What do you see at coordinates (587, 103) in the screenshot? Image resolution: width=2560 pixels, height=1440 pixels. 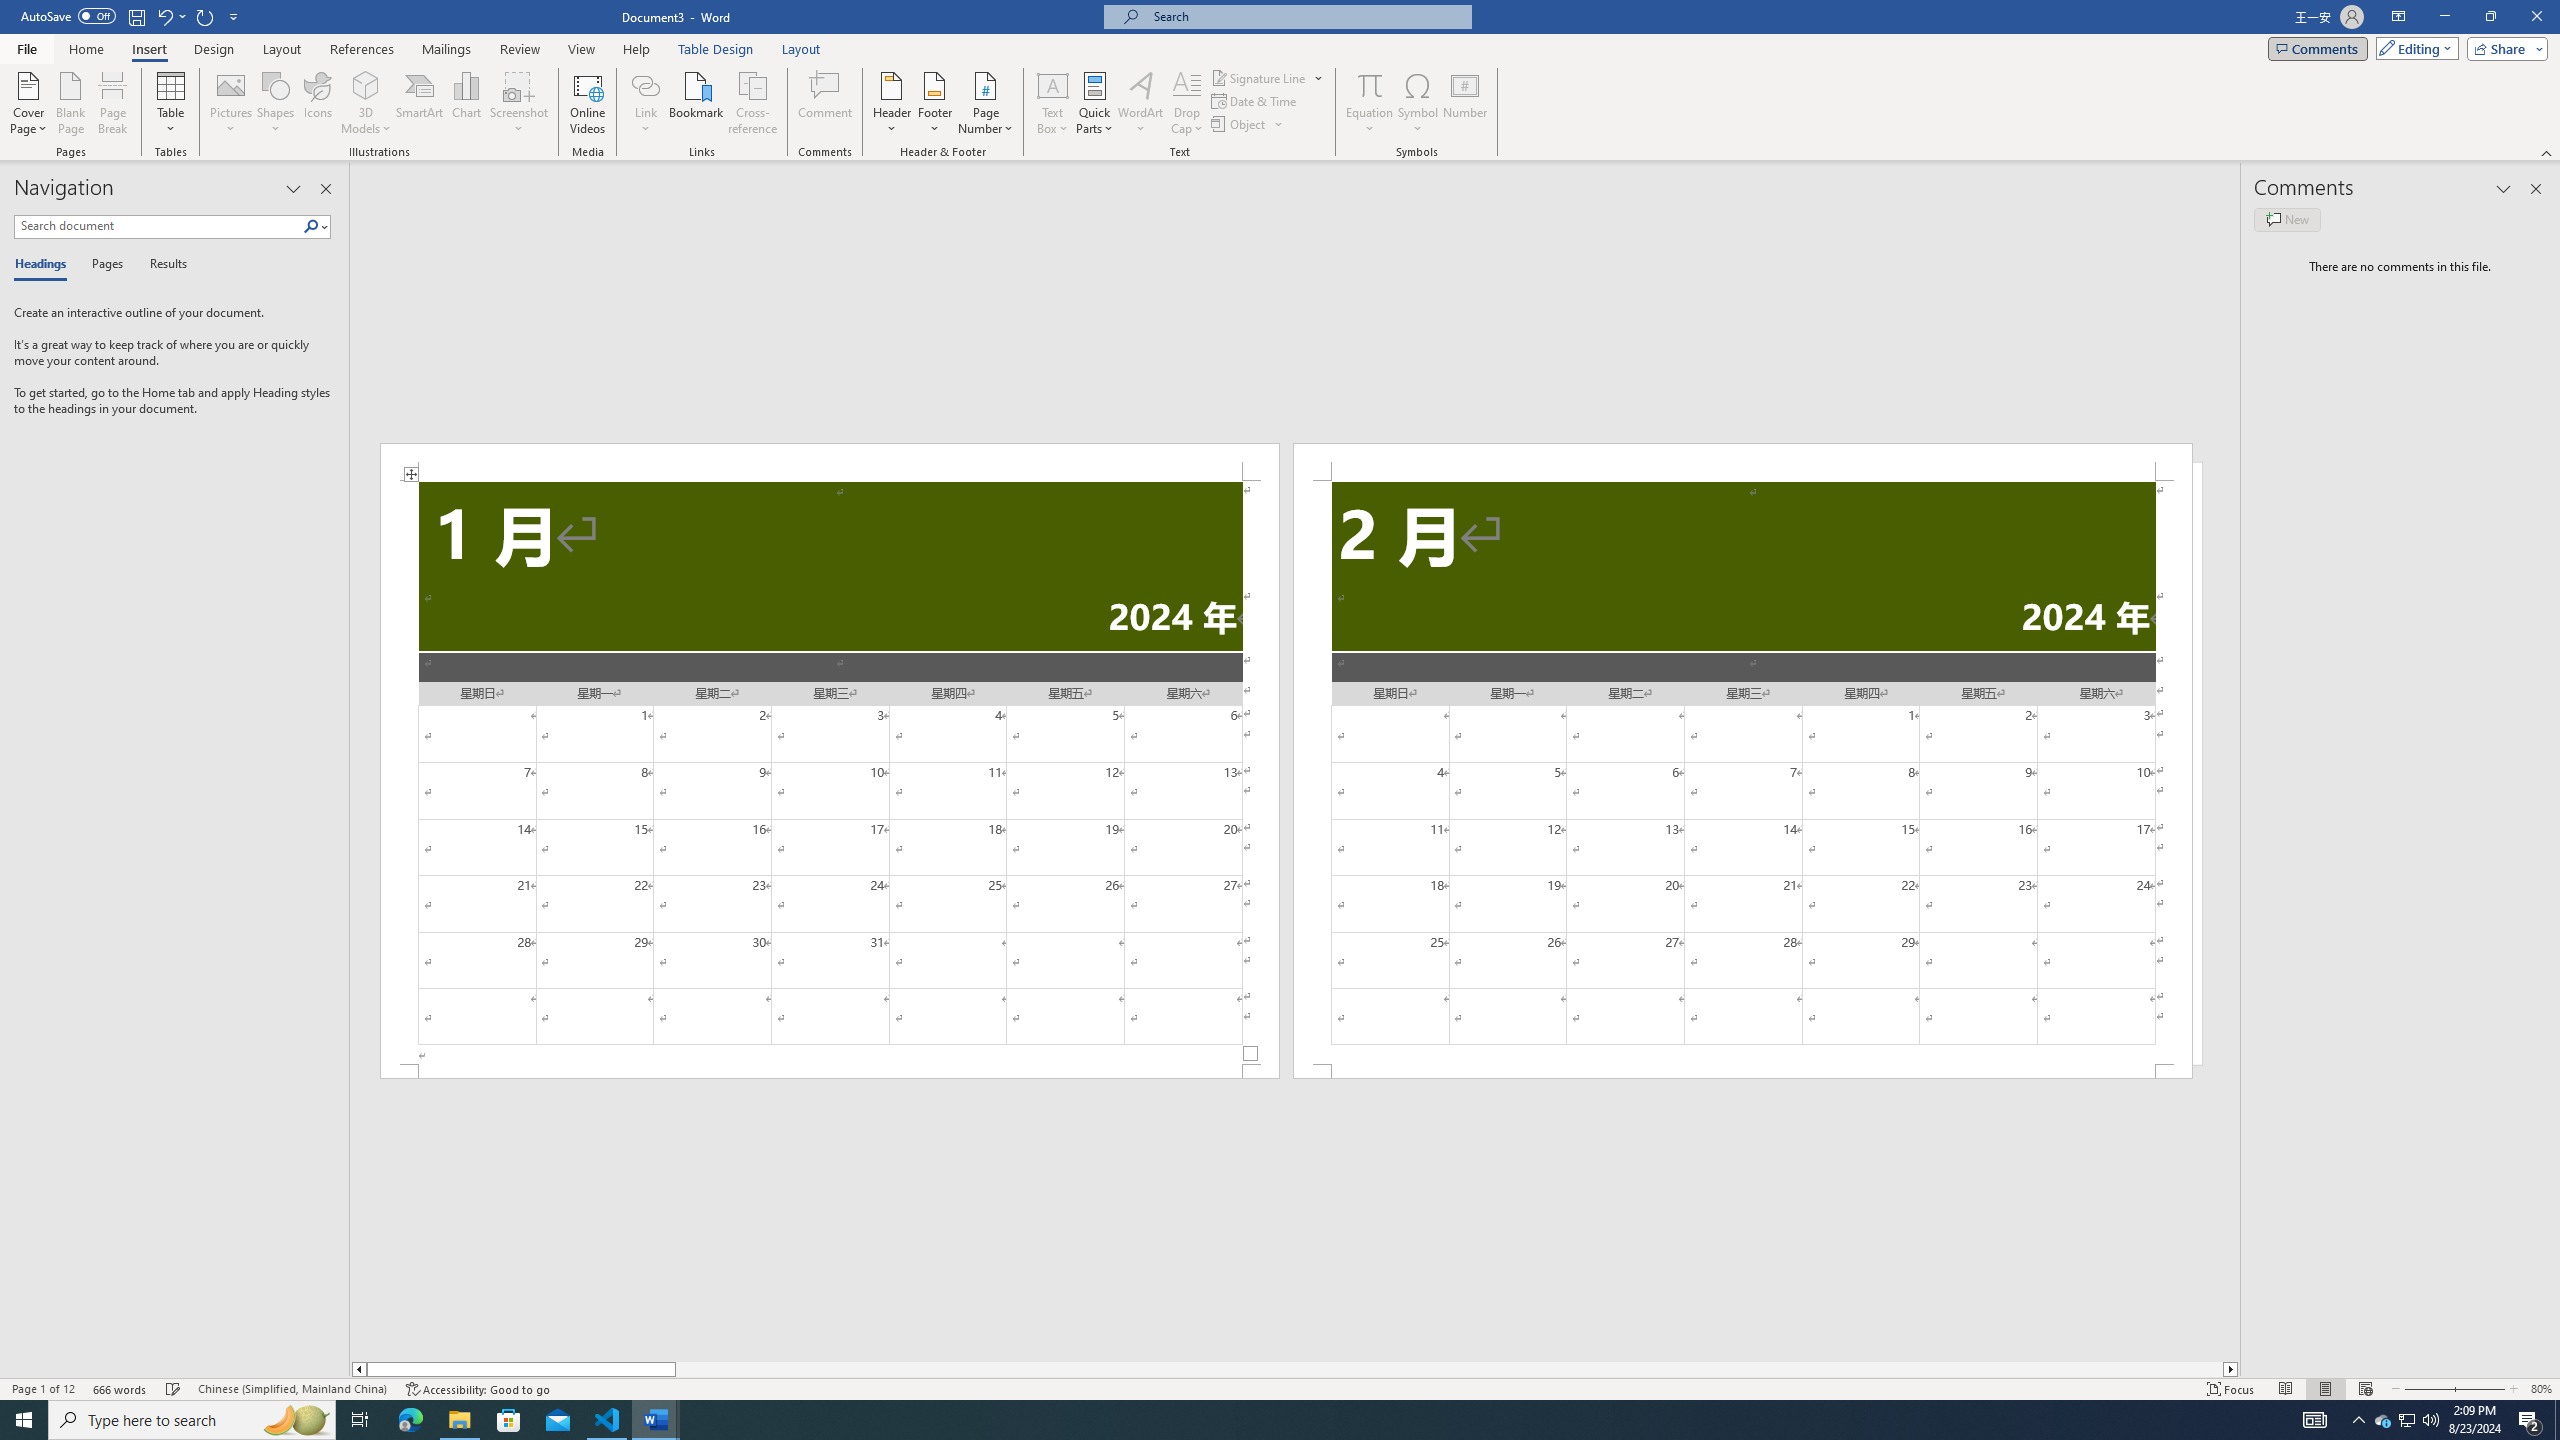 I see `'Online Videos...'` at bounding box center [587, 103].